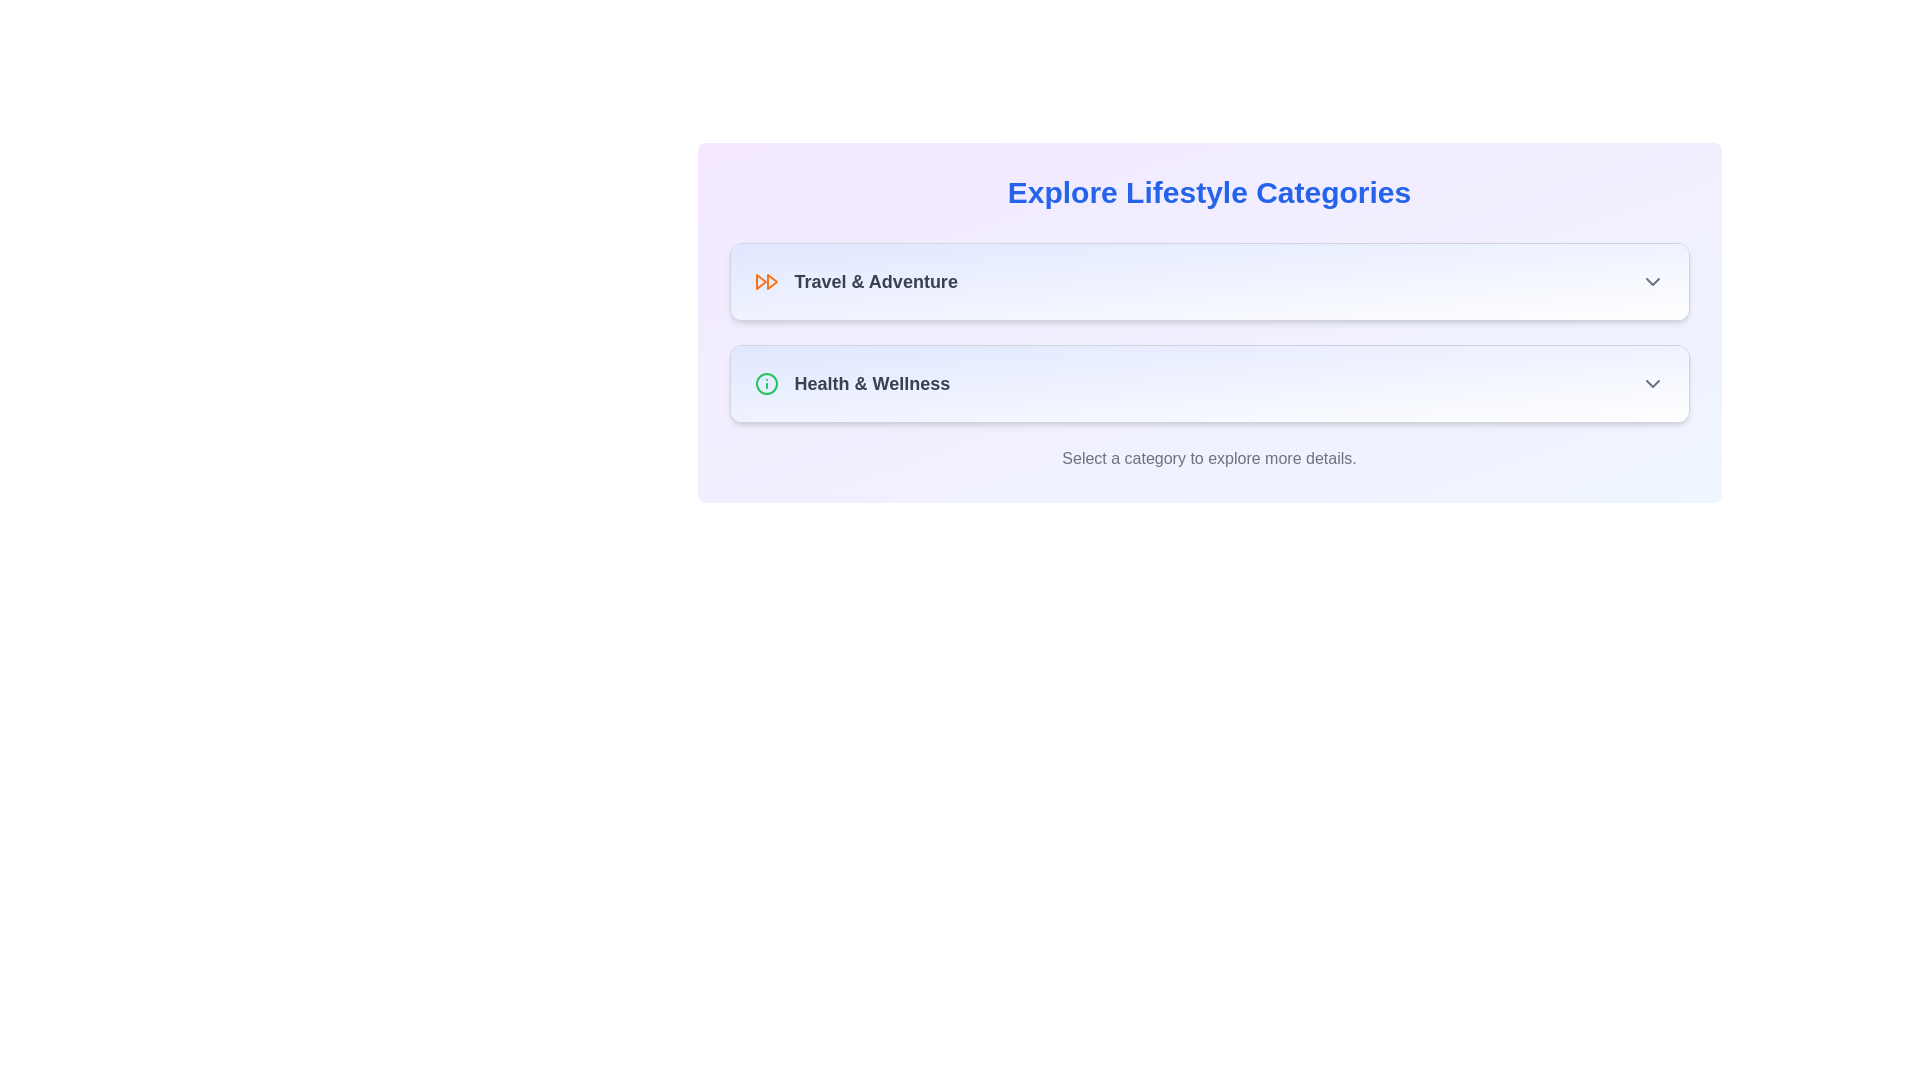 The height and width of the screenshot is (1080, 1920). What do you see at coordinates (760, 281) in the screenshot?
I see `the decorative icon representing the category 'Travel & Adventure', which contains a fast-forward symbol, located on the left side of the list item labeled 'Travel & Adventure'` at bounding box center [760, 281].